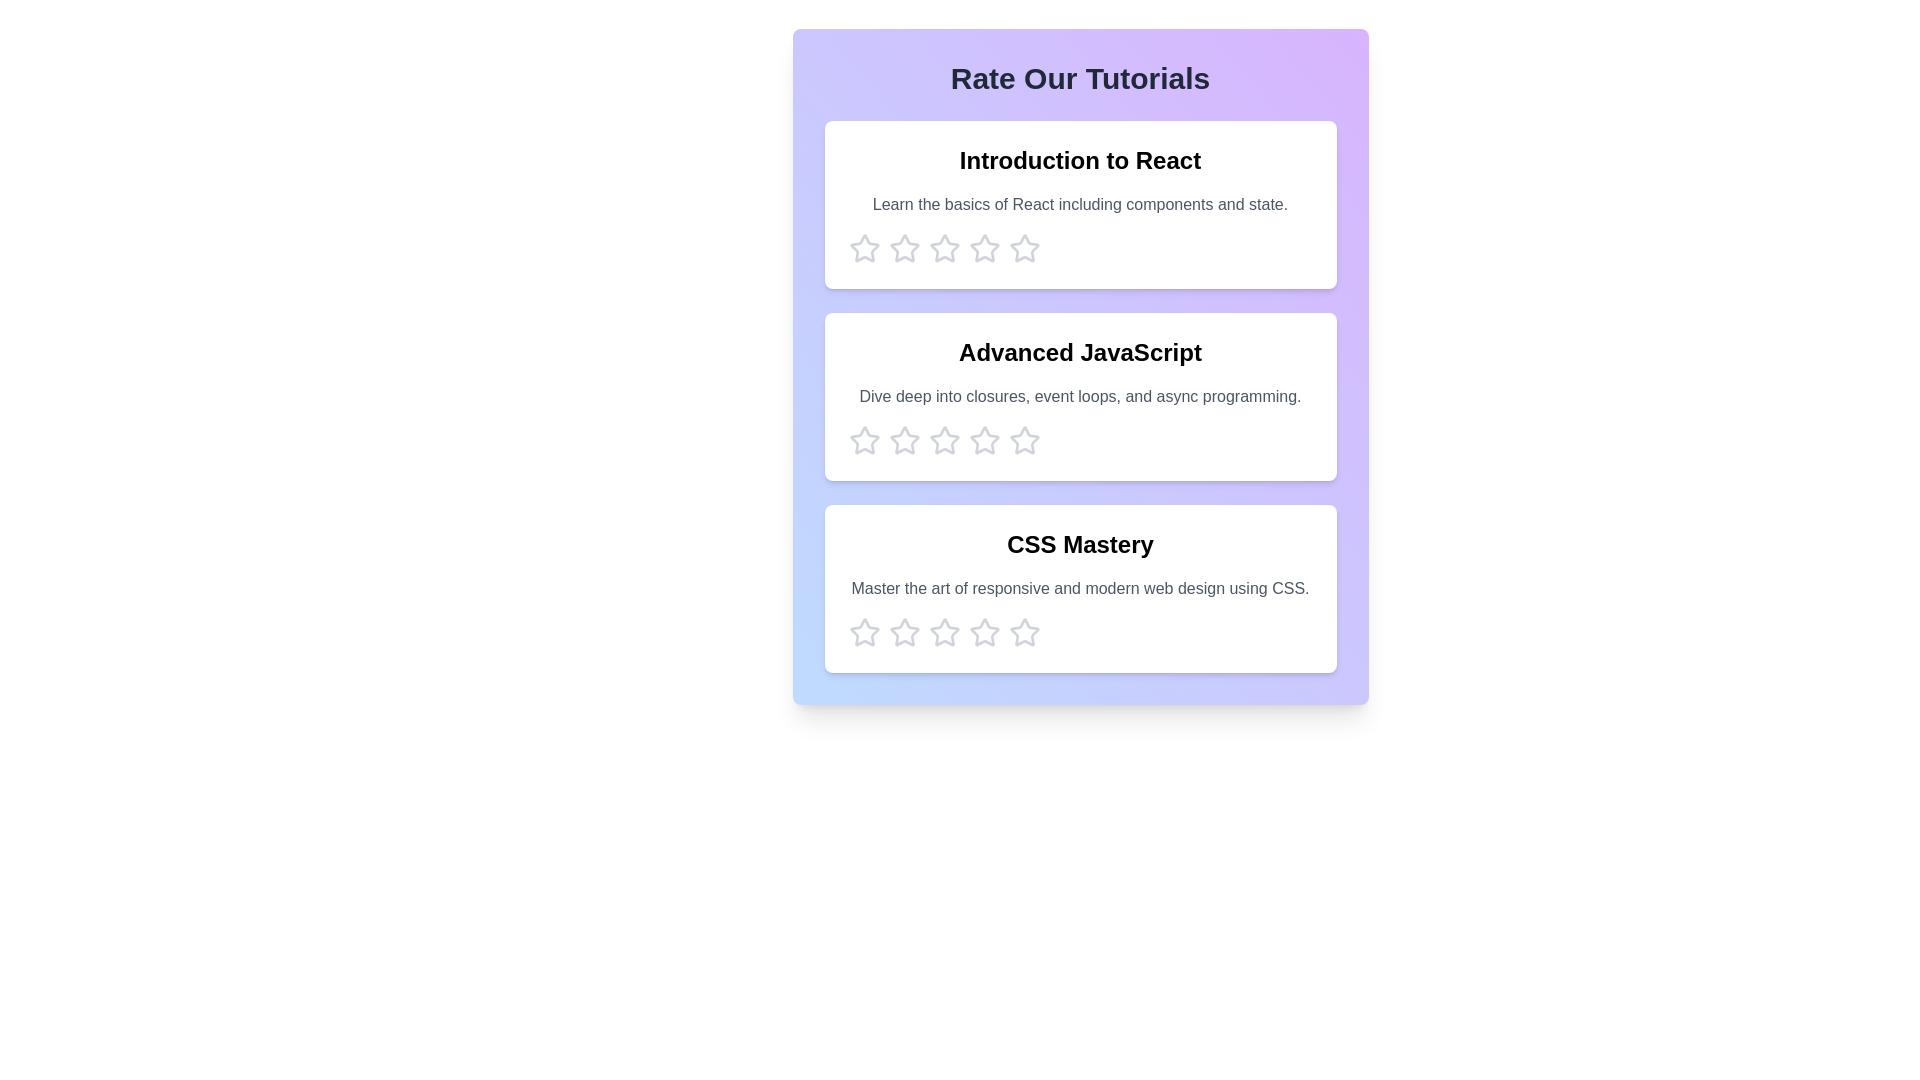 This screenshot has height=1080, width=1920. Describe the element at coordinates (1024, 248) in the screenshot. I see `the rating for a tutorial to 5 stars` at that location.